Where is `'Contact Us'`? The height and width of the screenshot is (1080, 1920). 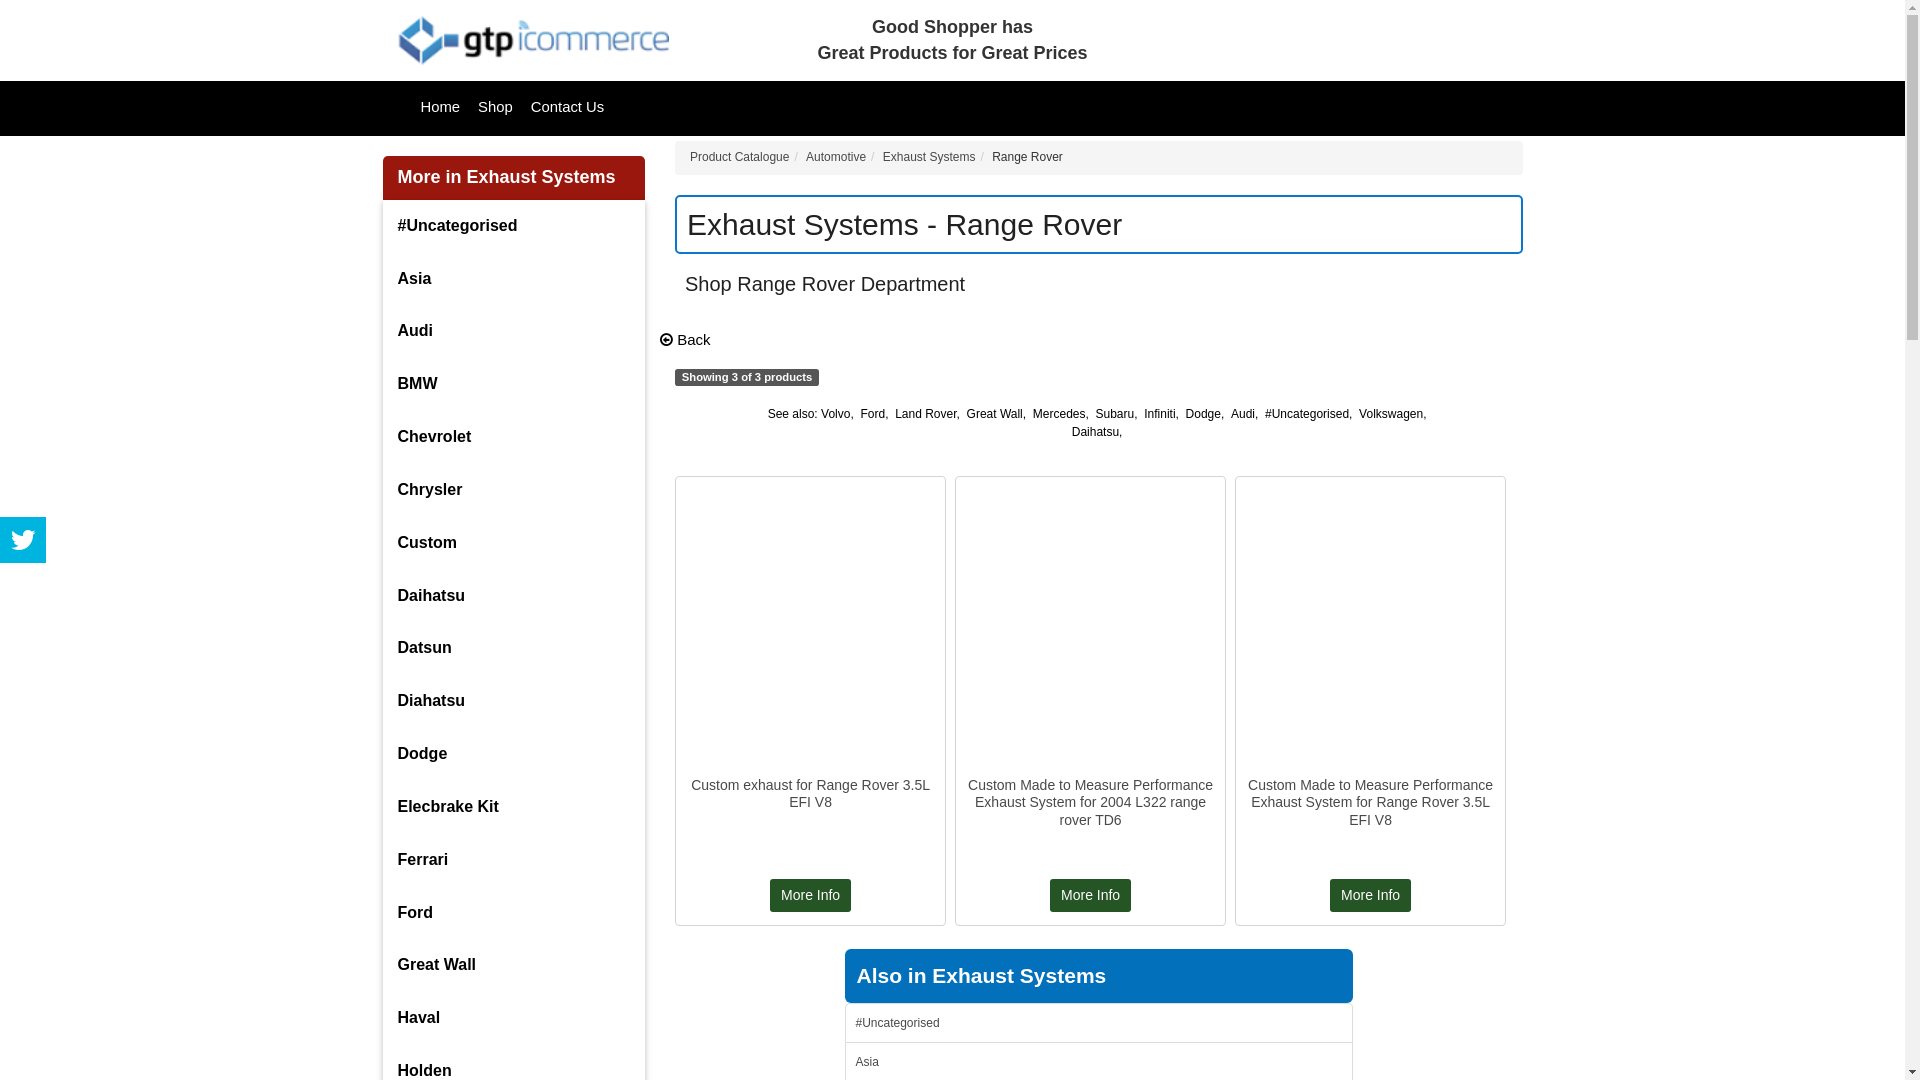
'Contact Us' is located at coordinates (566, 107).